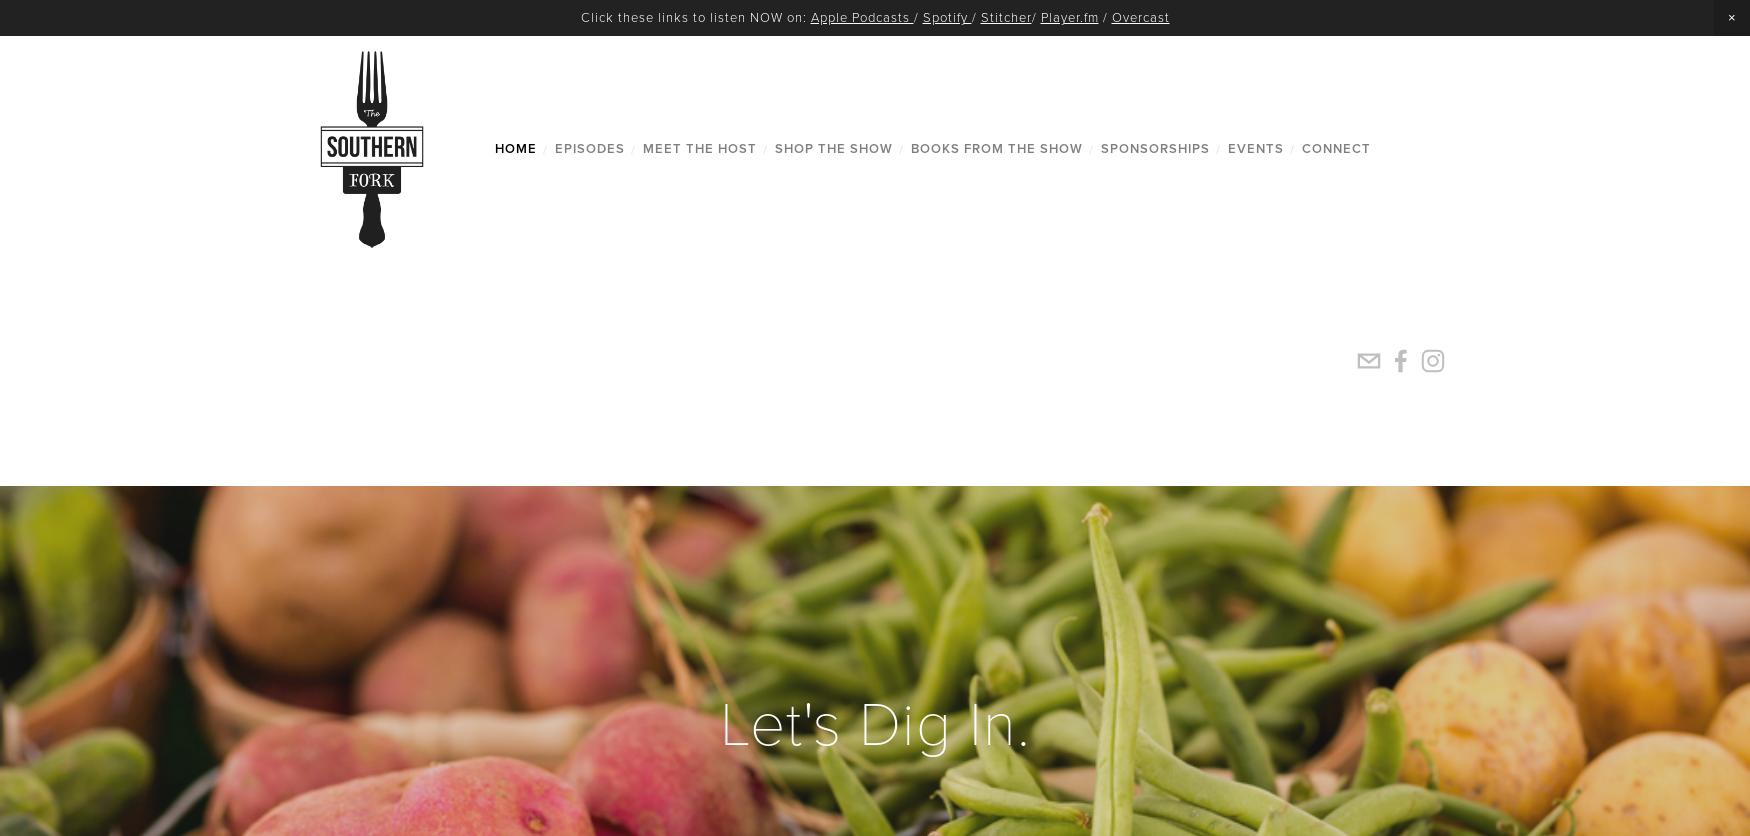 The height and width of the screenshot is (836, 1750). What do you see at coordinates (579, 17) in the screenshot?
I see `'Click these links to listen NOW  on:'` at bounding box center [579, 17].